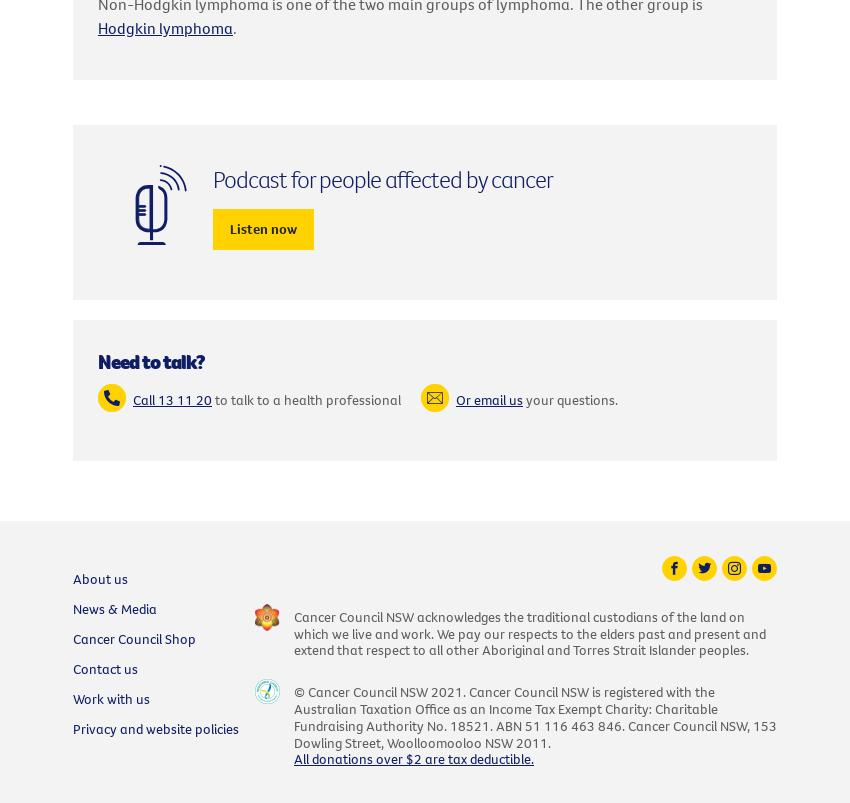  I want to click on 'All donations over $2 are tax deductible.', so click(414, 758).